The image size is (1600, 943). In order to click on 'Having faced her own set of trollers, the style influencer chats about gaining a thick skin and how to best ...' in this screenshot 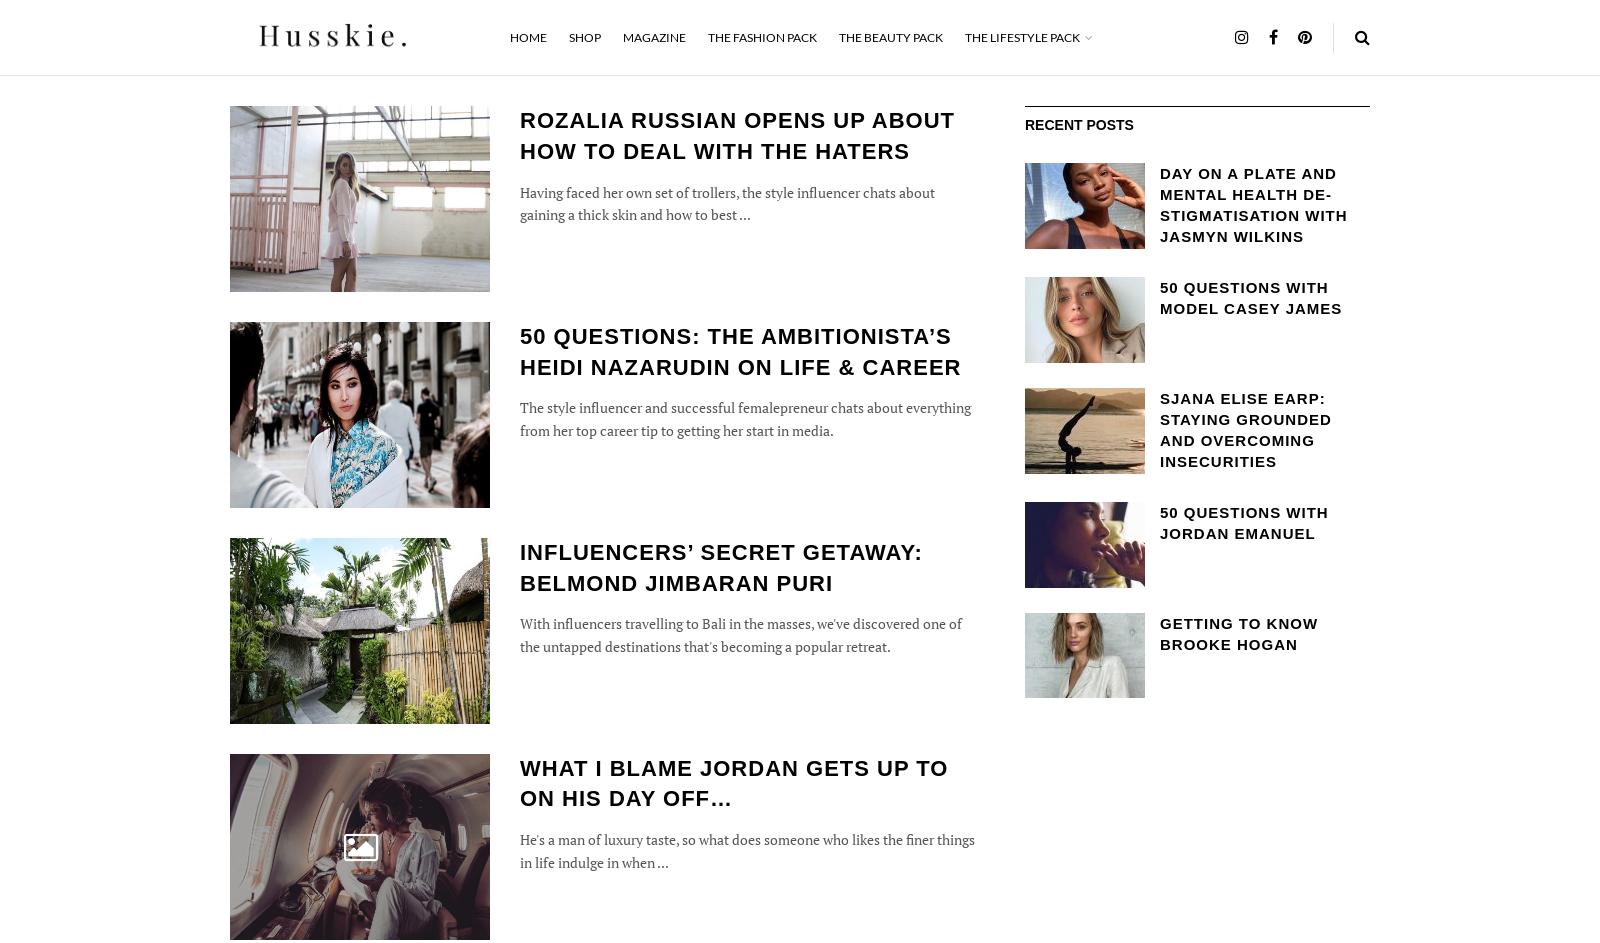, I will do `click(727, 201)`.